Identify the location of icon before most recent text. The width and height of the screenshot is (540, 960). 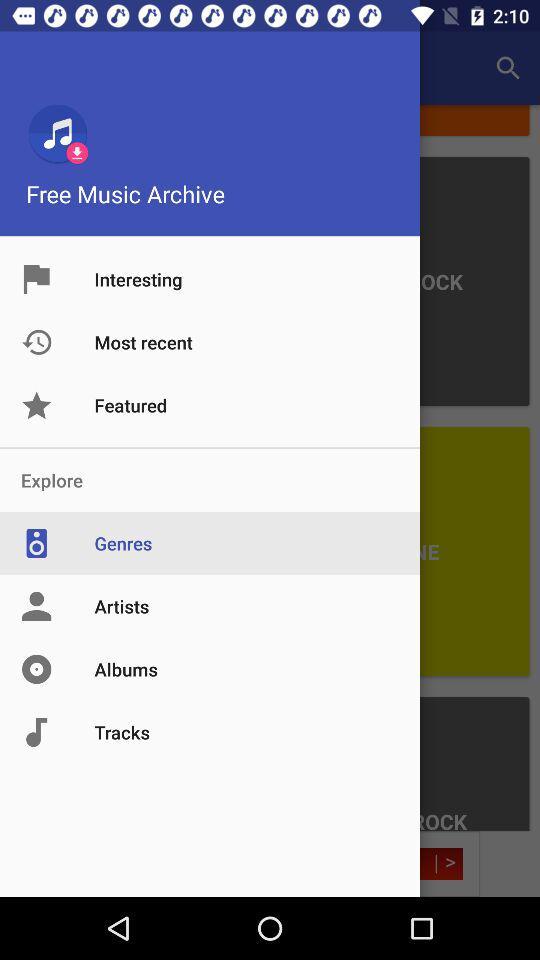
(57, 342).